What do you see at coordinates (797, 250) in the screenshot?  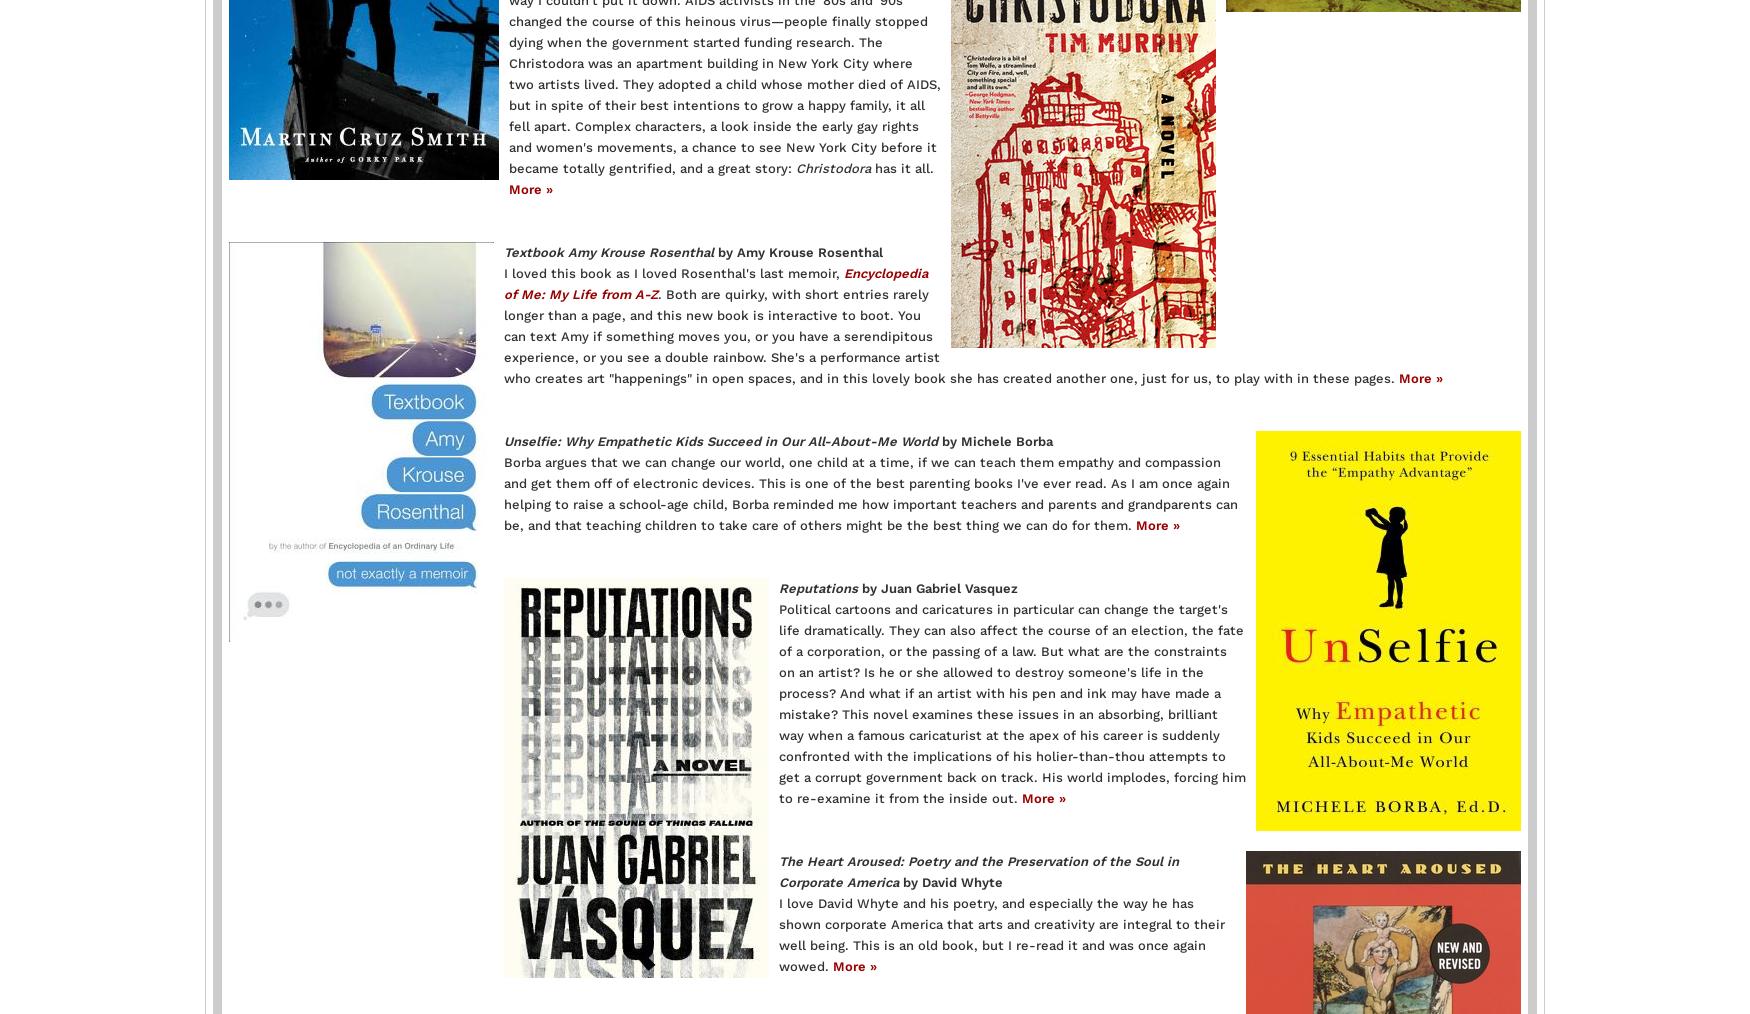 I see `'by Amy Krouse Rosenthal'` at bounding box center [797, 250].